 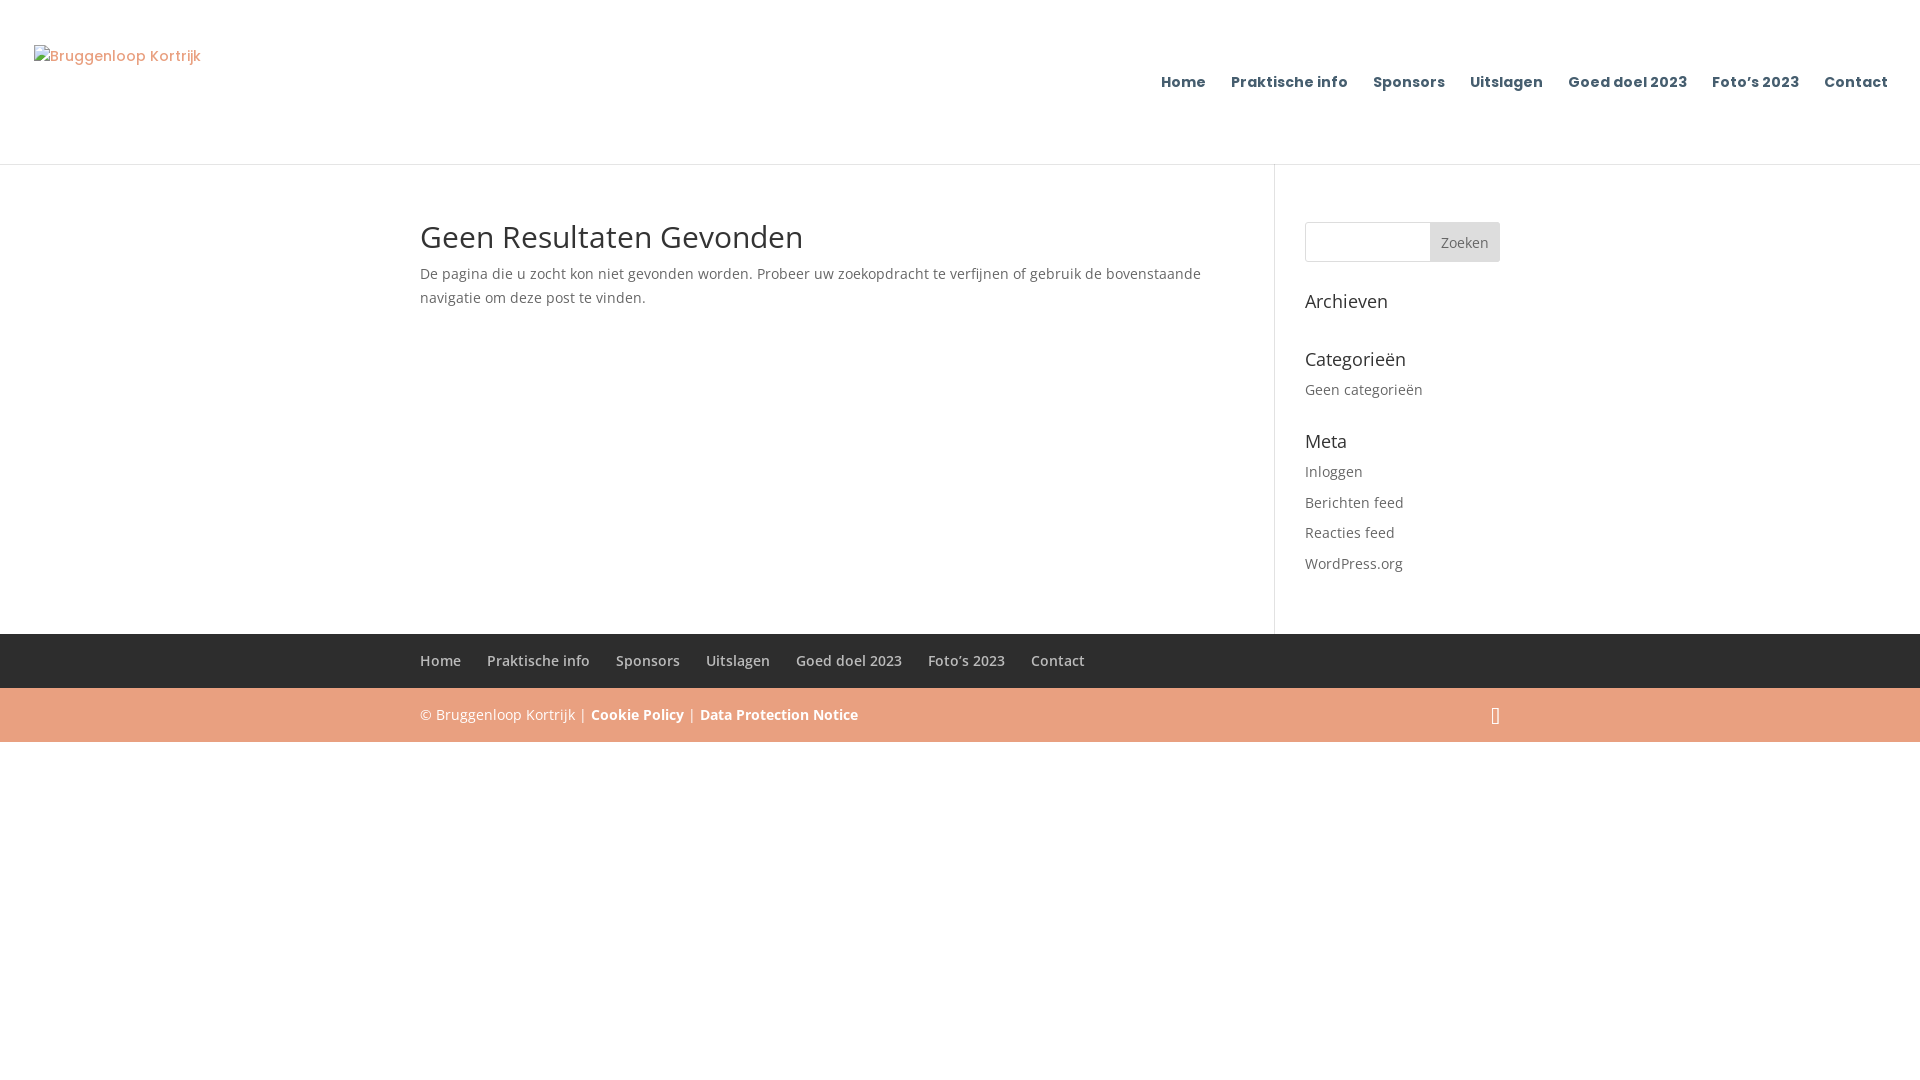 I want to click on 'Home', so click(x=1161, y=119).